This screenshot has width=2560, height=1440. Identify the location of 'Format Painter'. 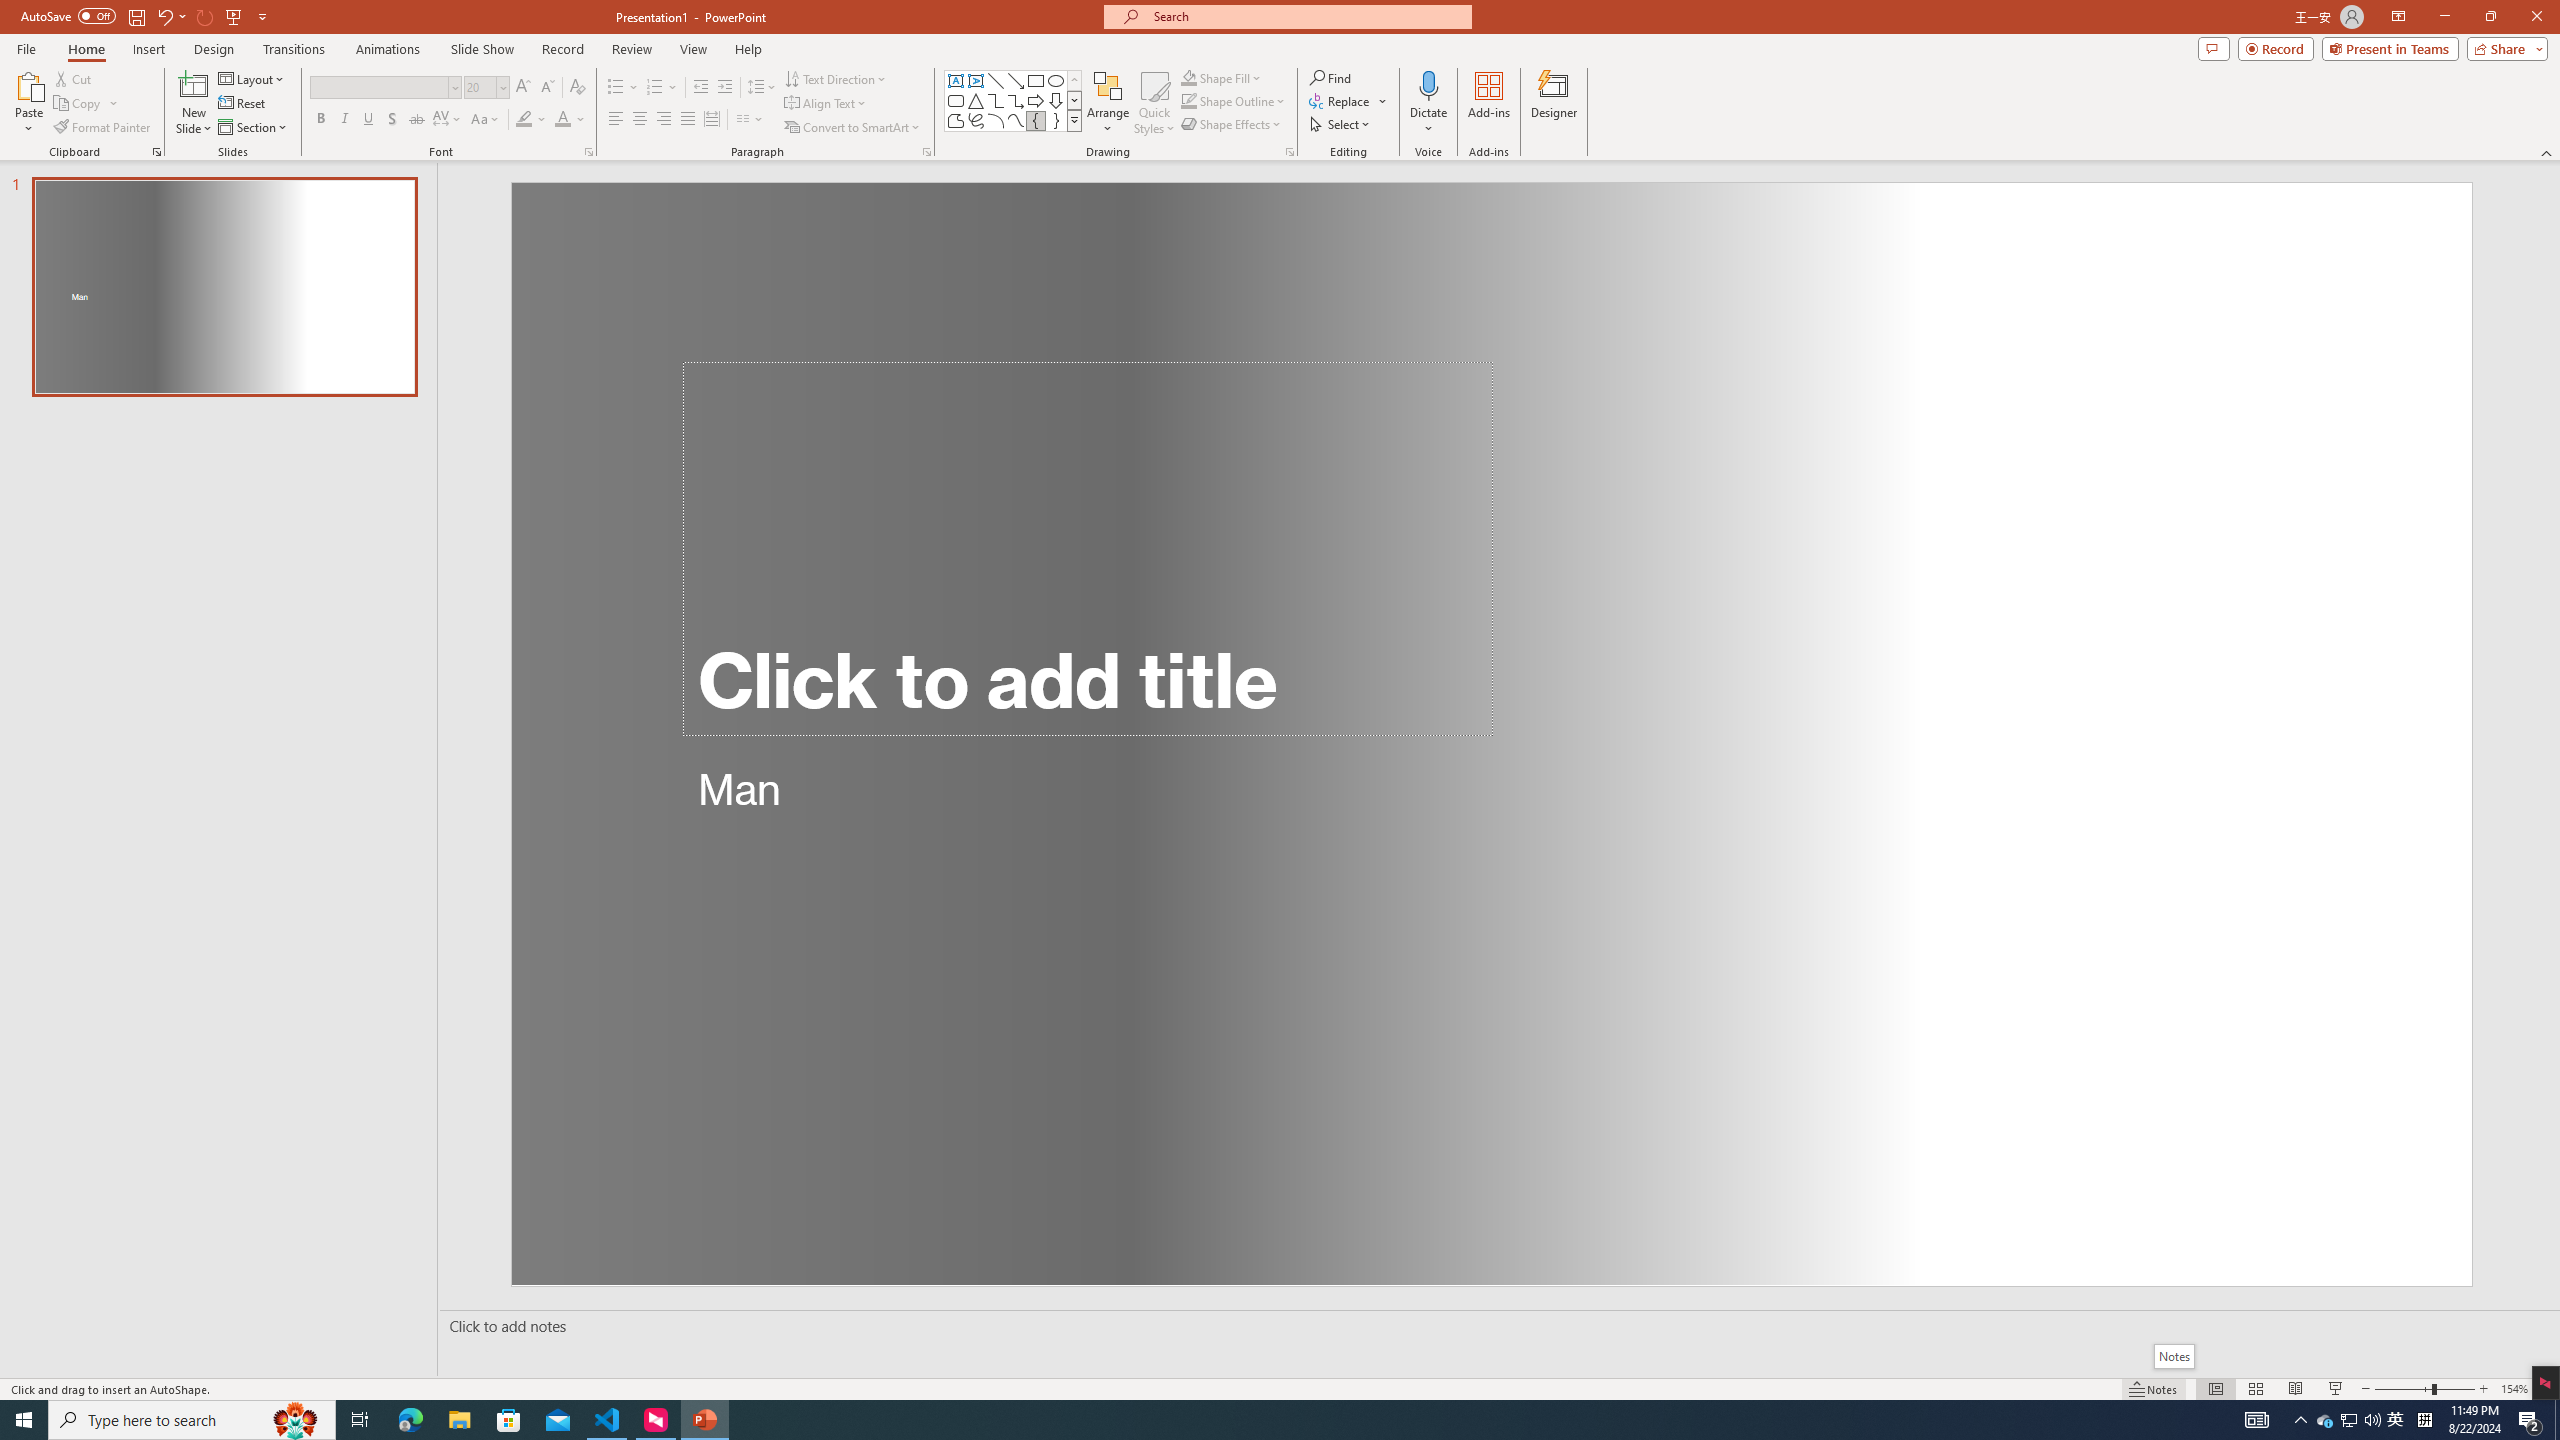
(102, 127).